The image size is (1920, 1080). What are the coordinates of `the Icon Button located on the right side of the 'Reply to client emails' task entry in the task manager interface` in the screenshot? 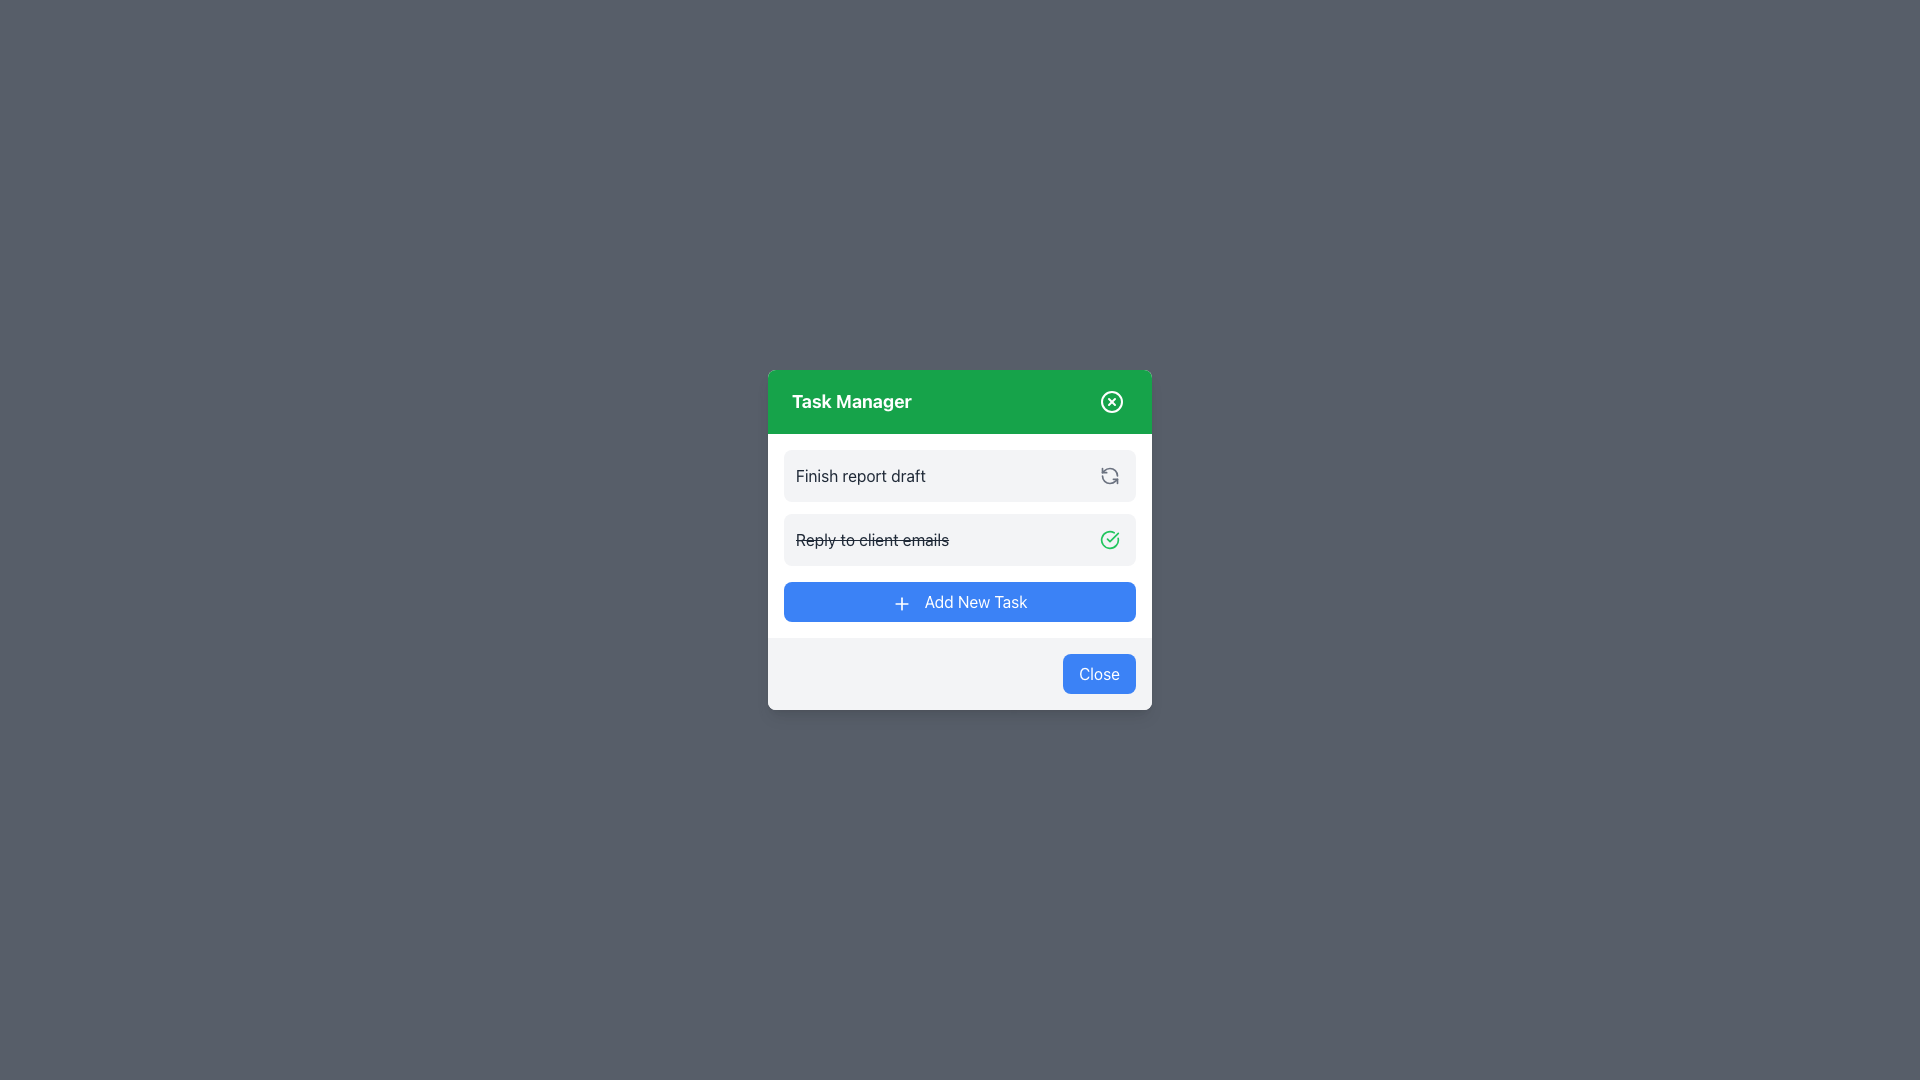 It's located at (1108, 540).